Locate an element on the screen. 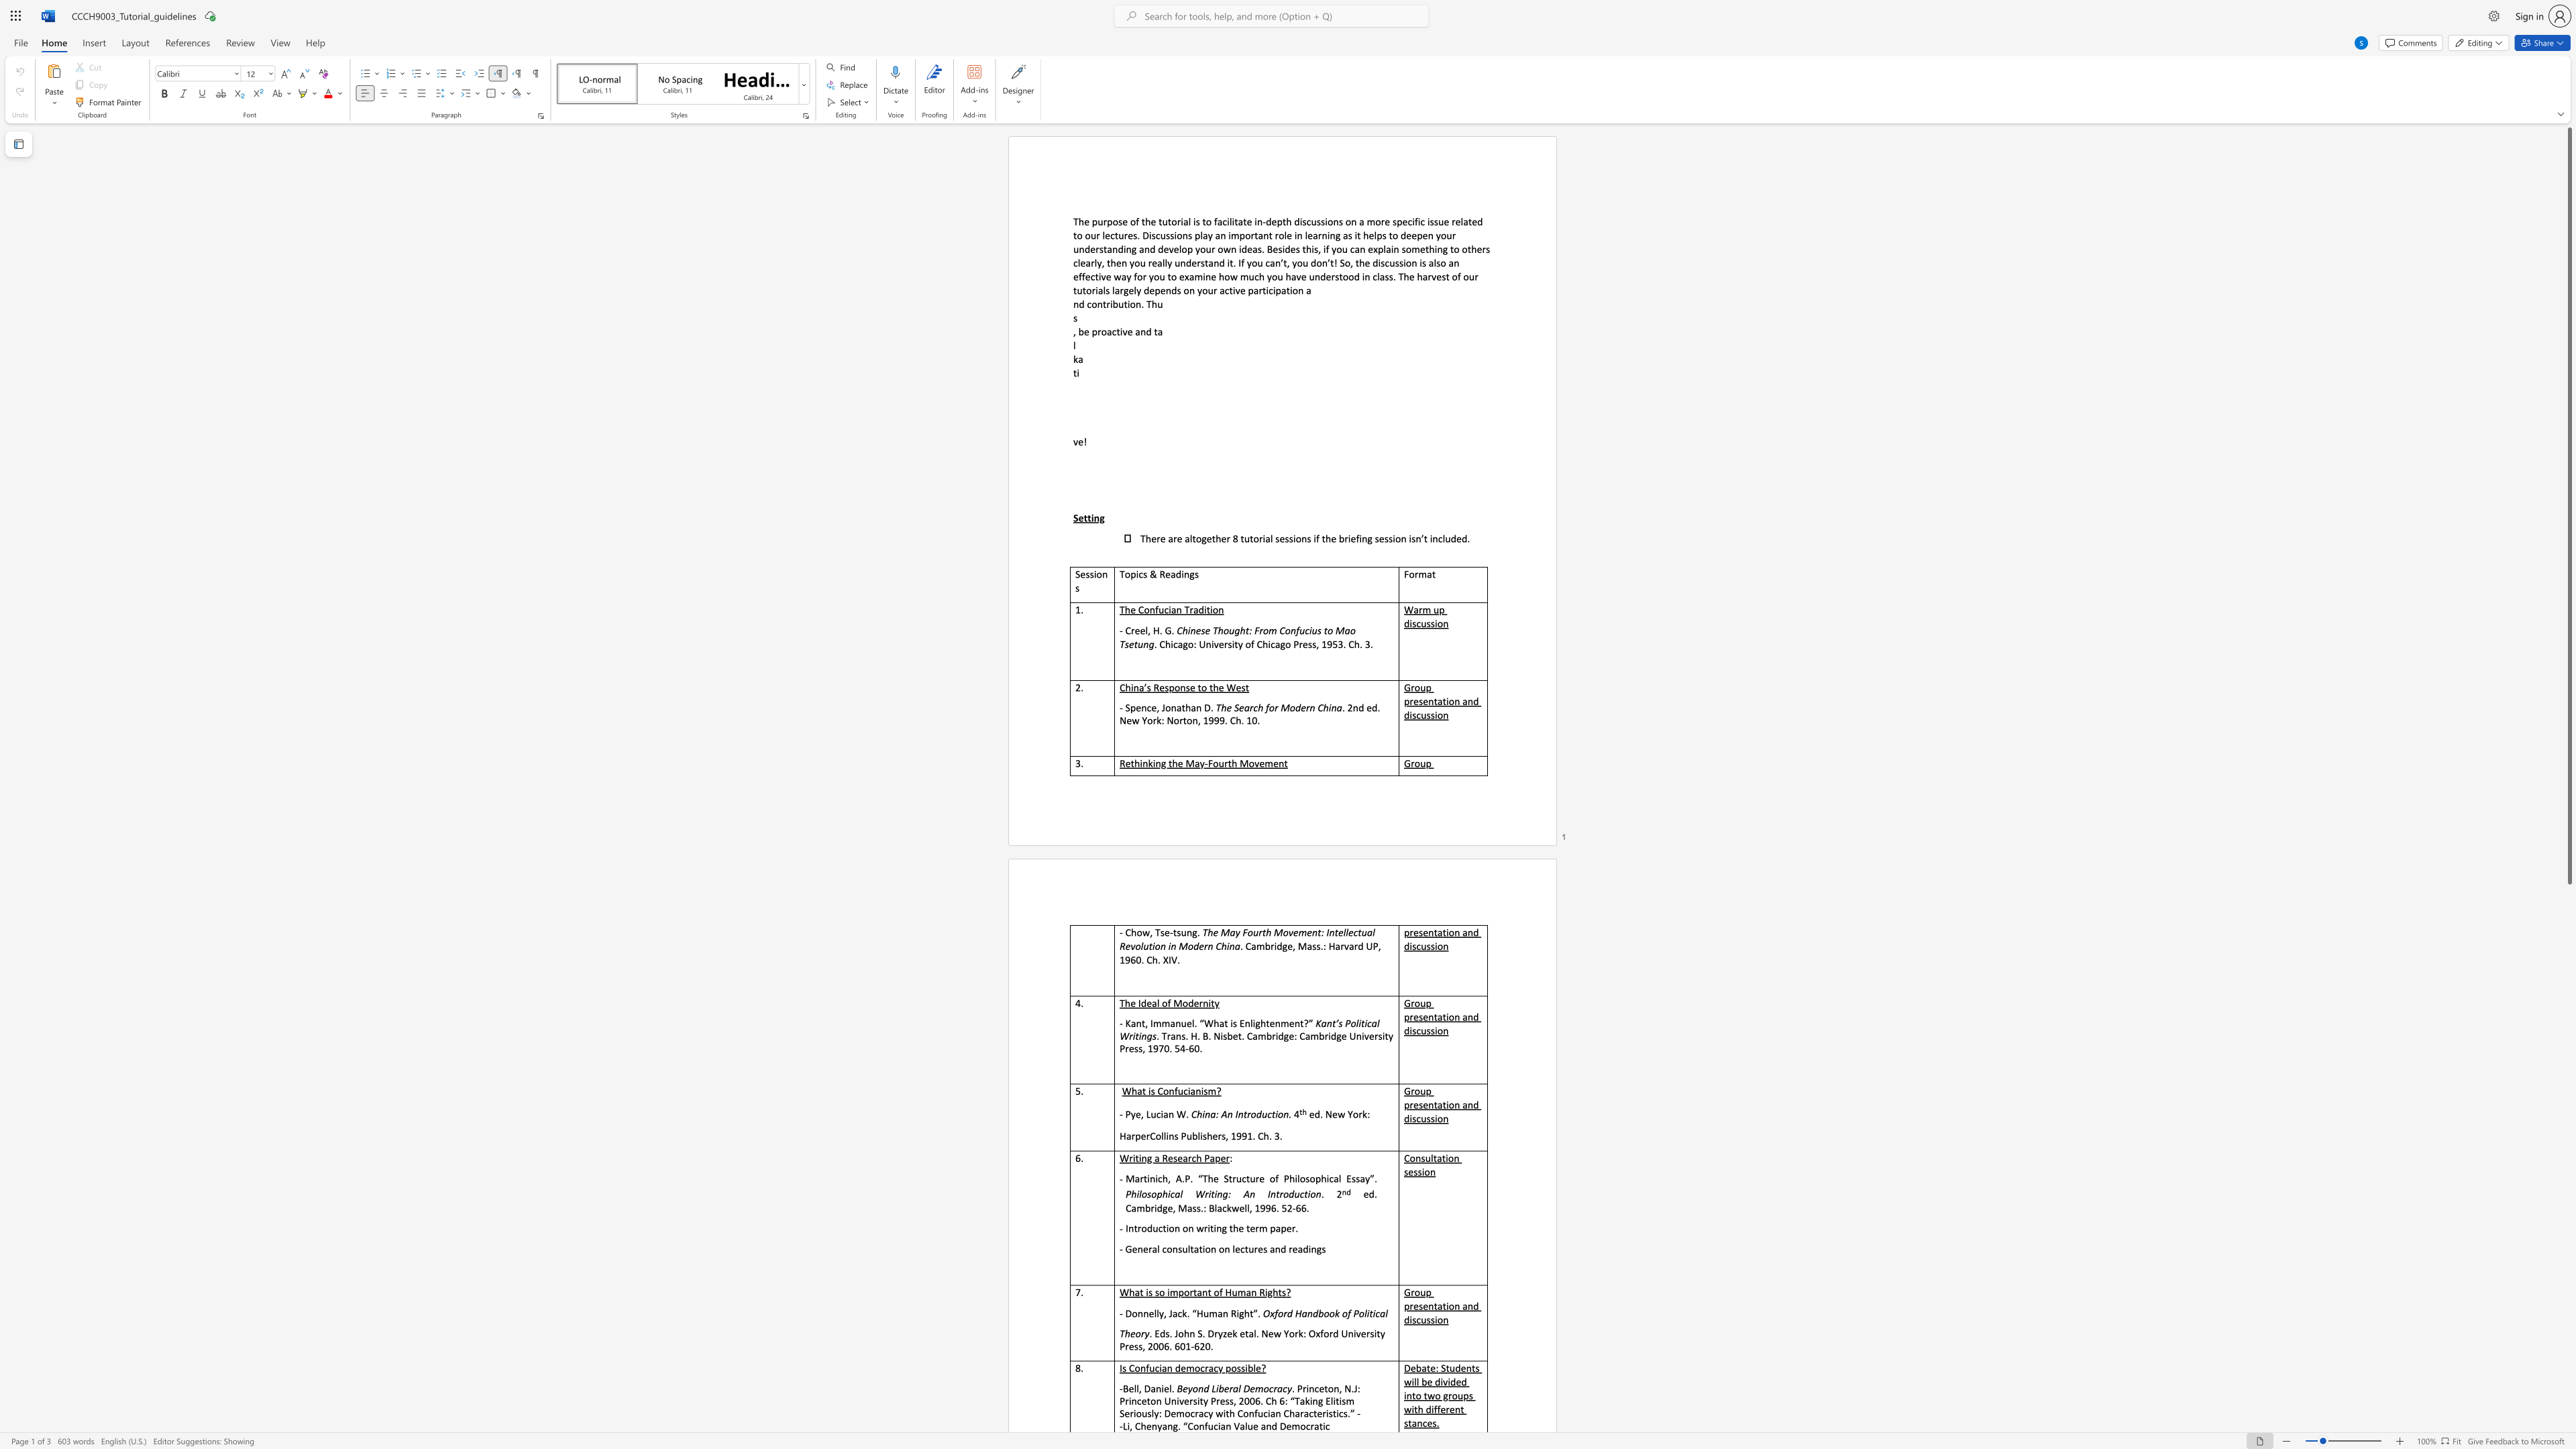 Image resolution: width=2576 pixels, height=1449 pixels. the side scrollbar to bring the page down is located at coordinates (2568, 1126).